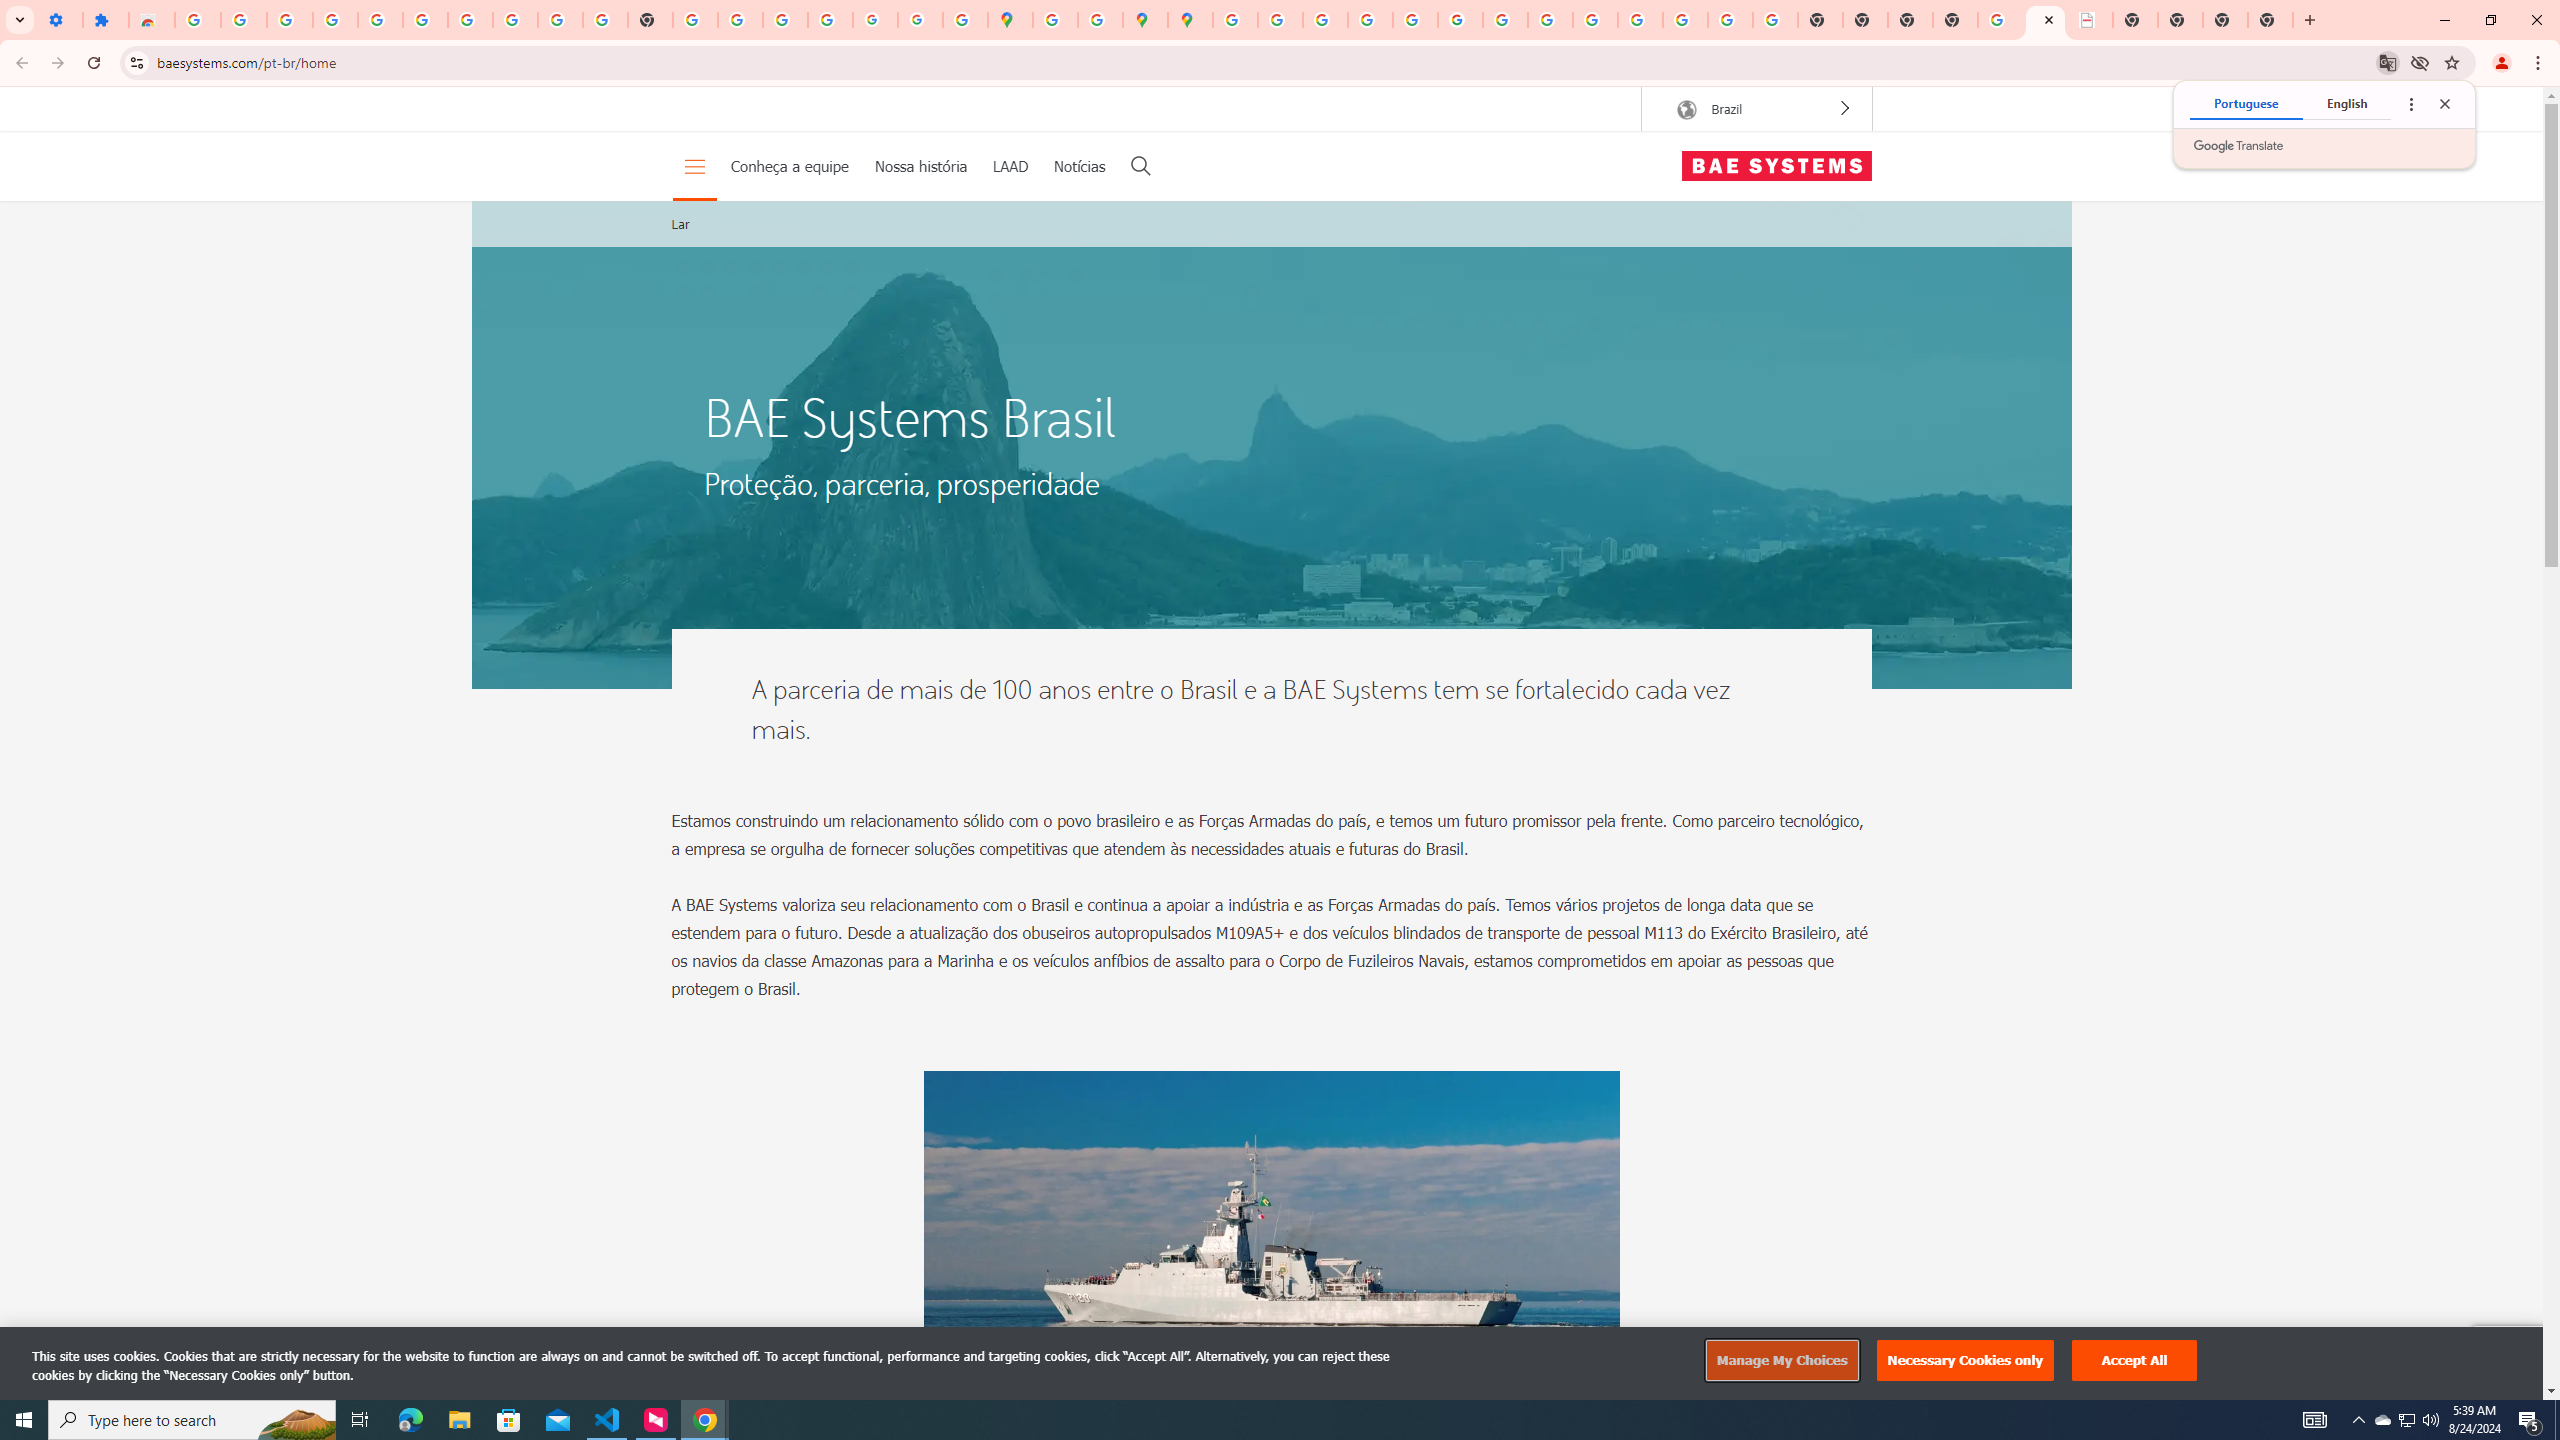  Describe the element at coordinates (1756, 107) in the screenshot. I see `'AutomationID: region-selector-top'` at that location.